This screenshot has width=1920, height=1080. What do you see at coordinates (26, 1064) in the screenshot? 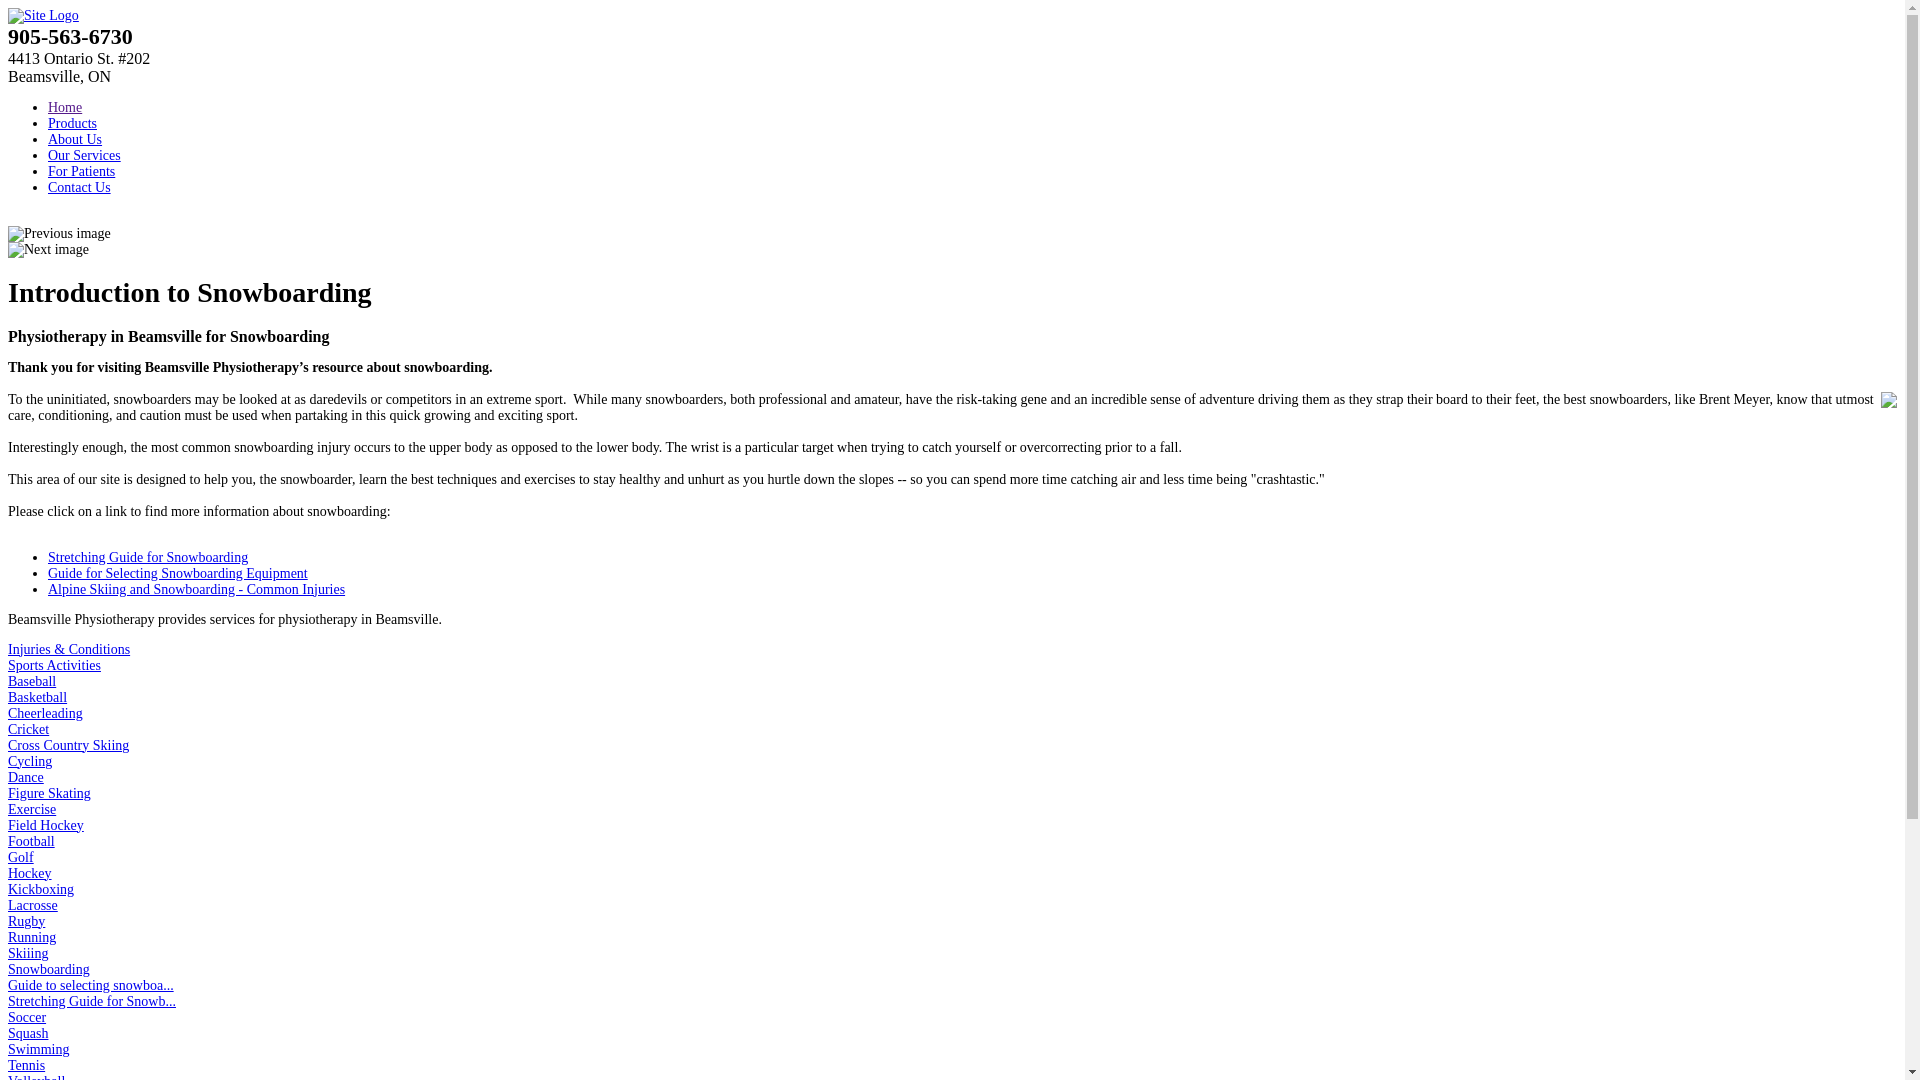
I see `'Tennis'` at bounding box center [26, 1064].